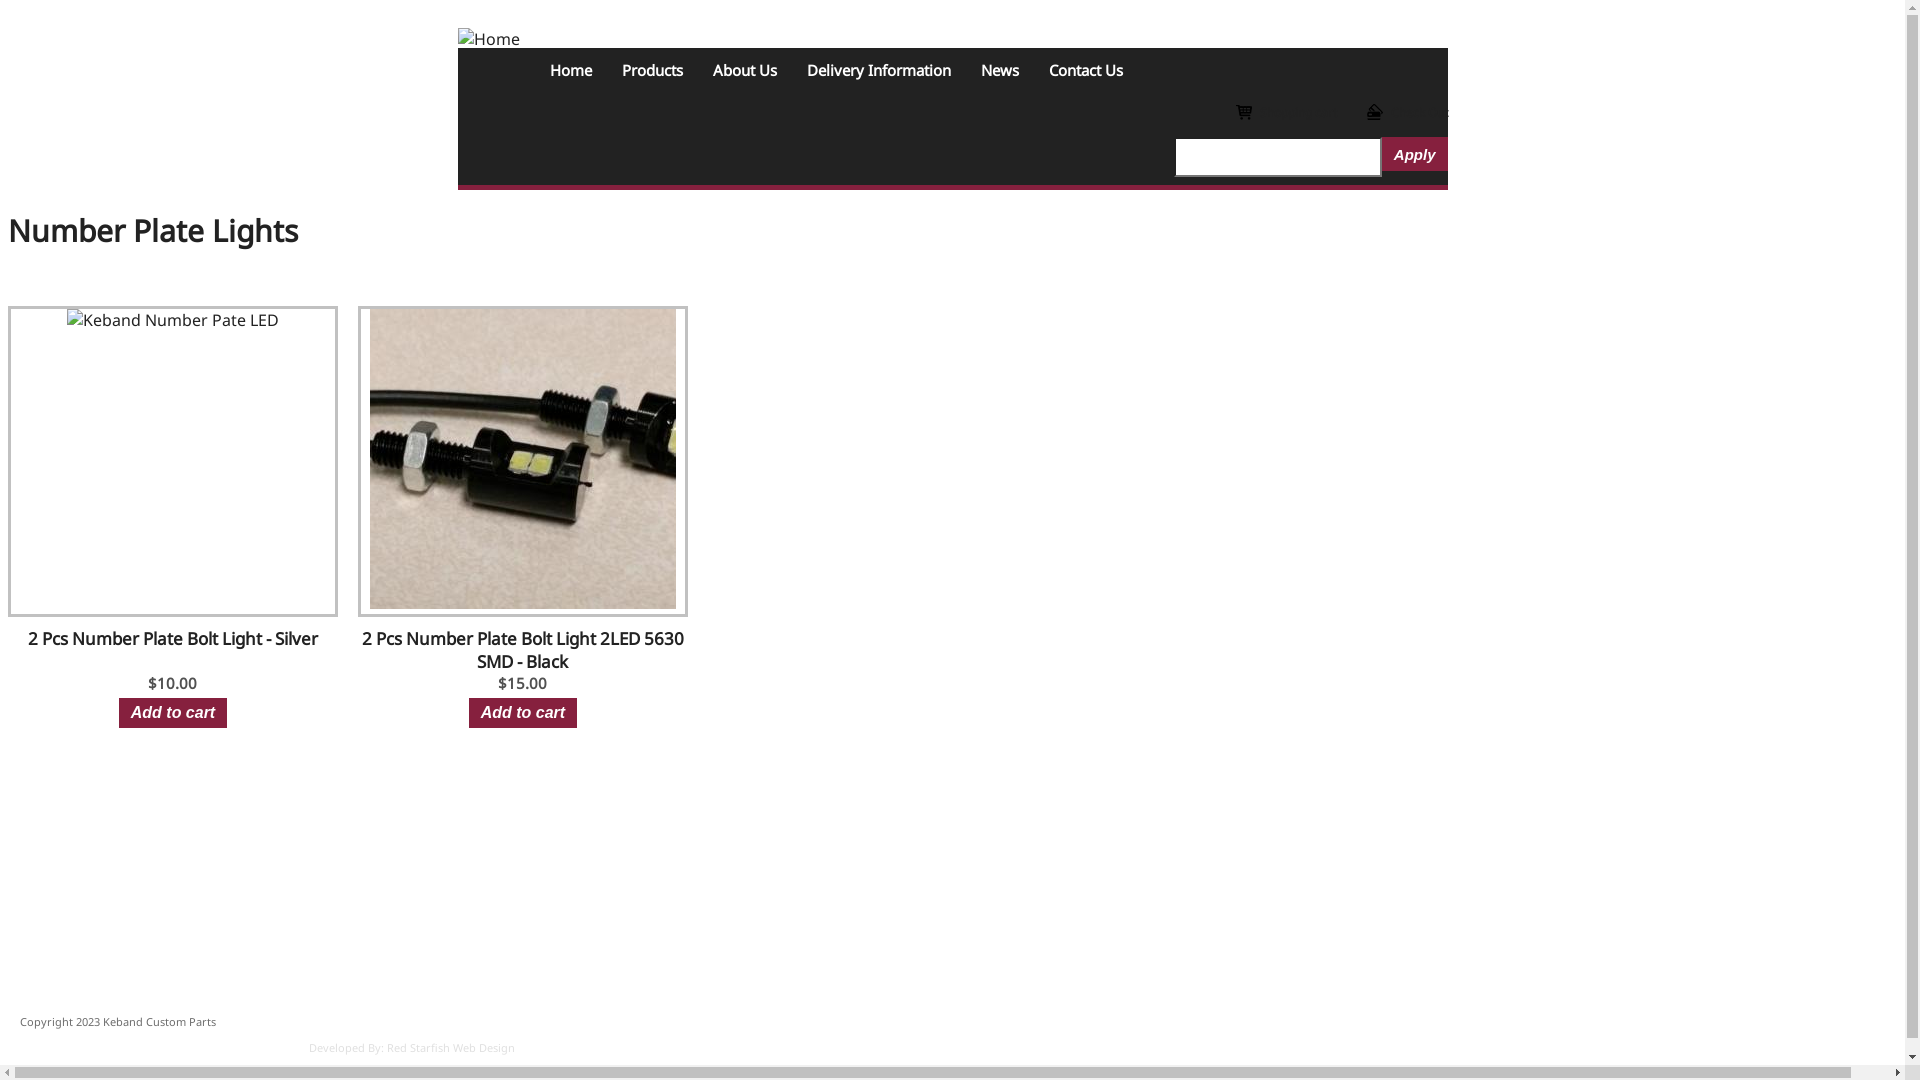 Image resolution: width=1920 pixels, height=1080 pixels. I want to click on 'Check Out', so click(1405, 112).